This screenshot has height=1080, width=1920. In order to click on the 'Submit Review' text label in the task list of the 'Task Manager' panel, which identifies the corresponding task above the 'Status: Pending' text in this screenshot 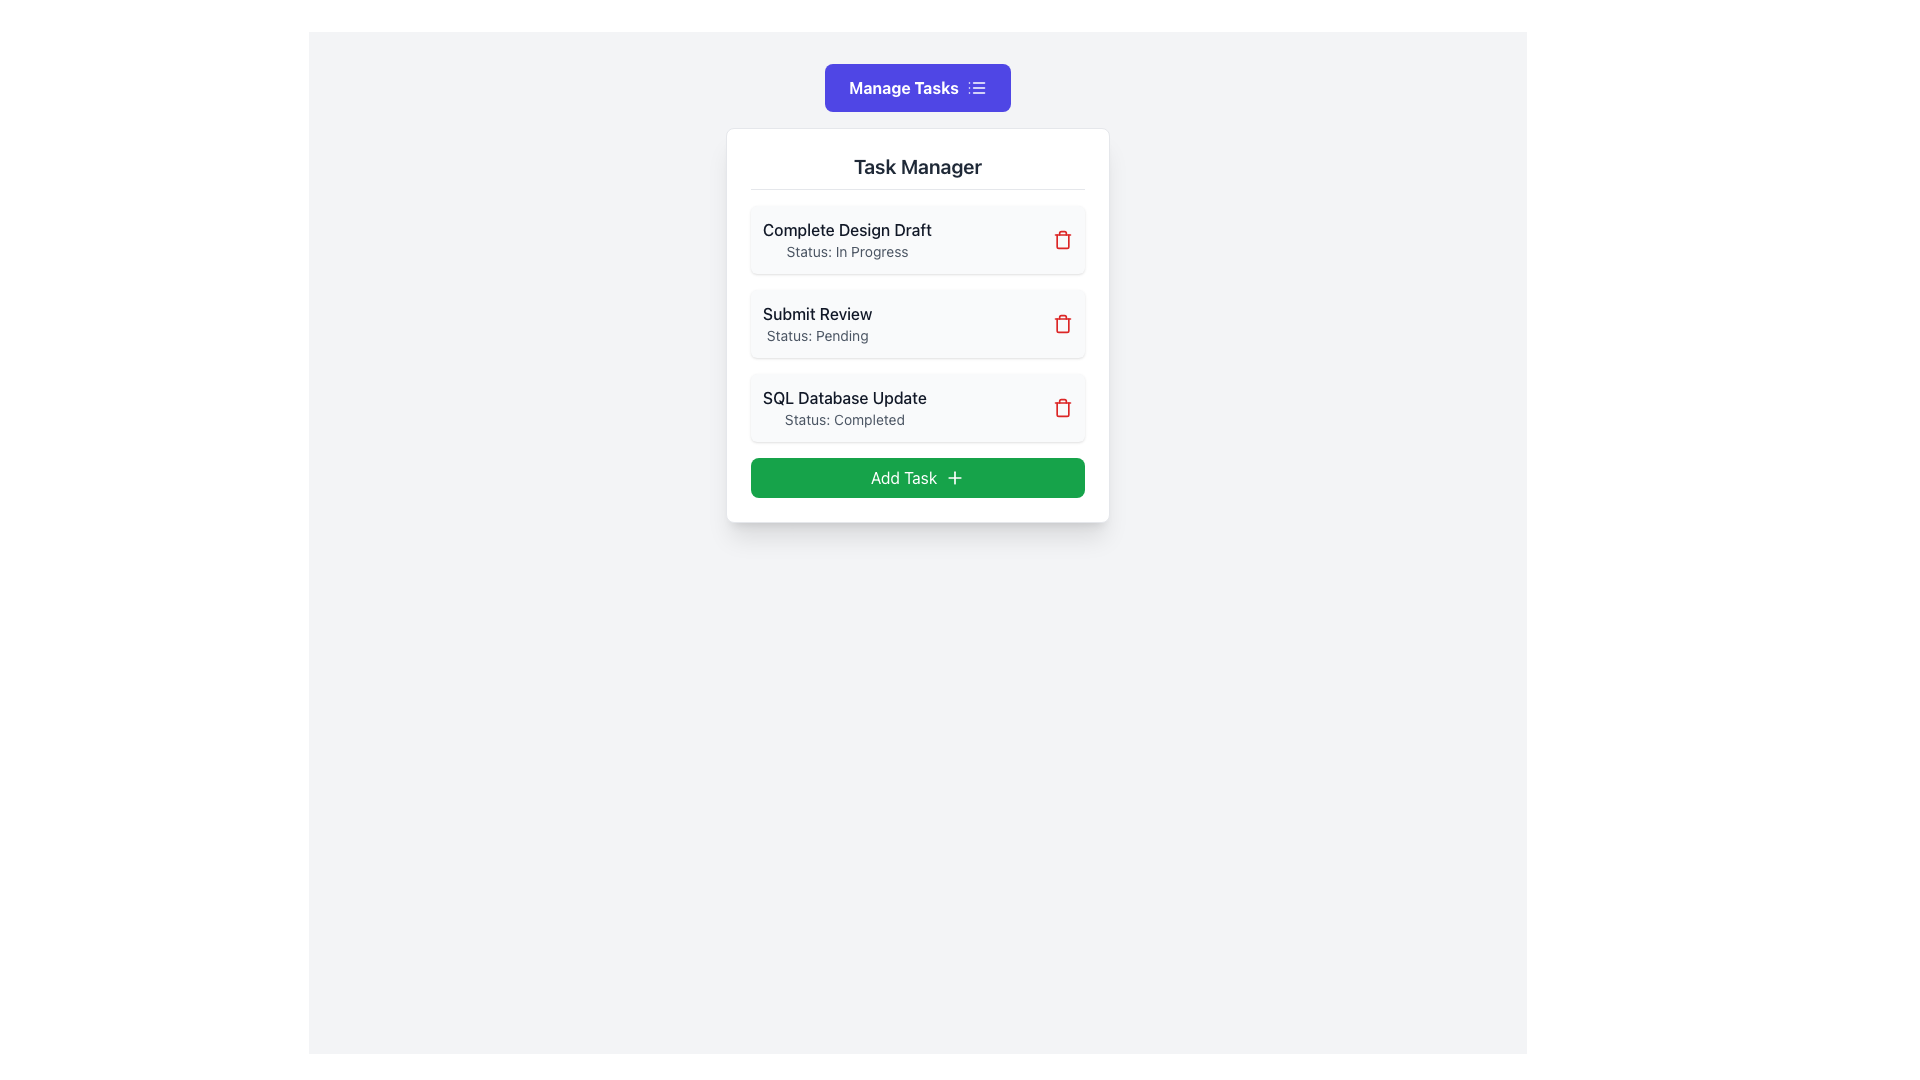, I will do `click(817, 313)`.